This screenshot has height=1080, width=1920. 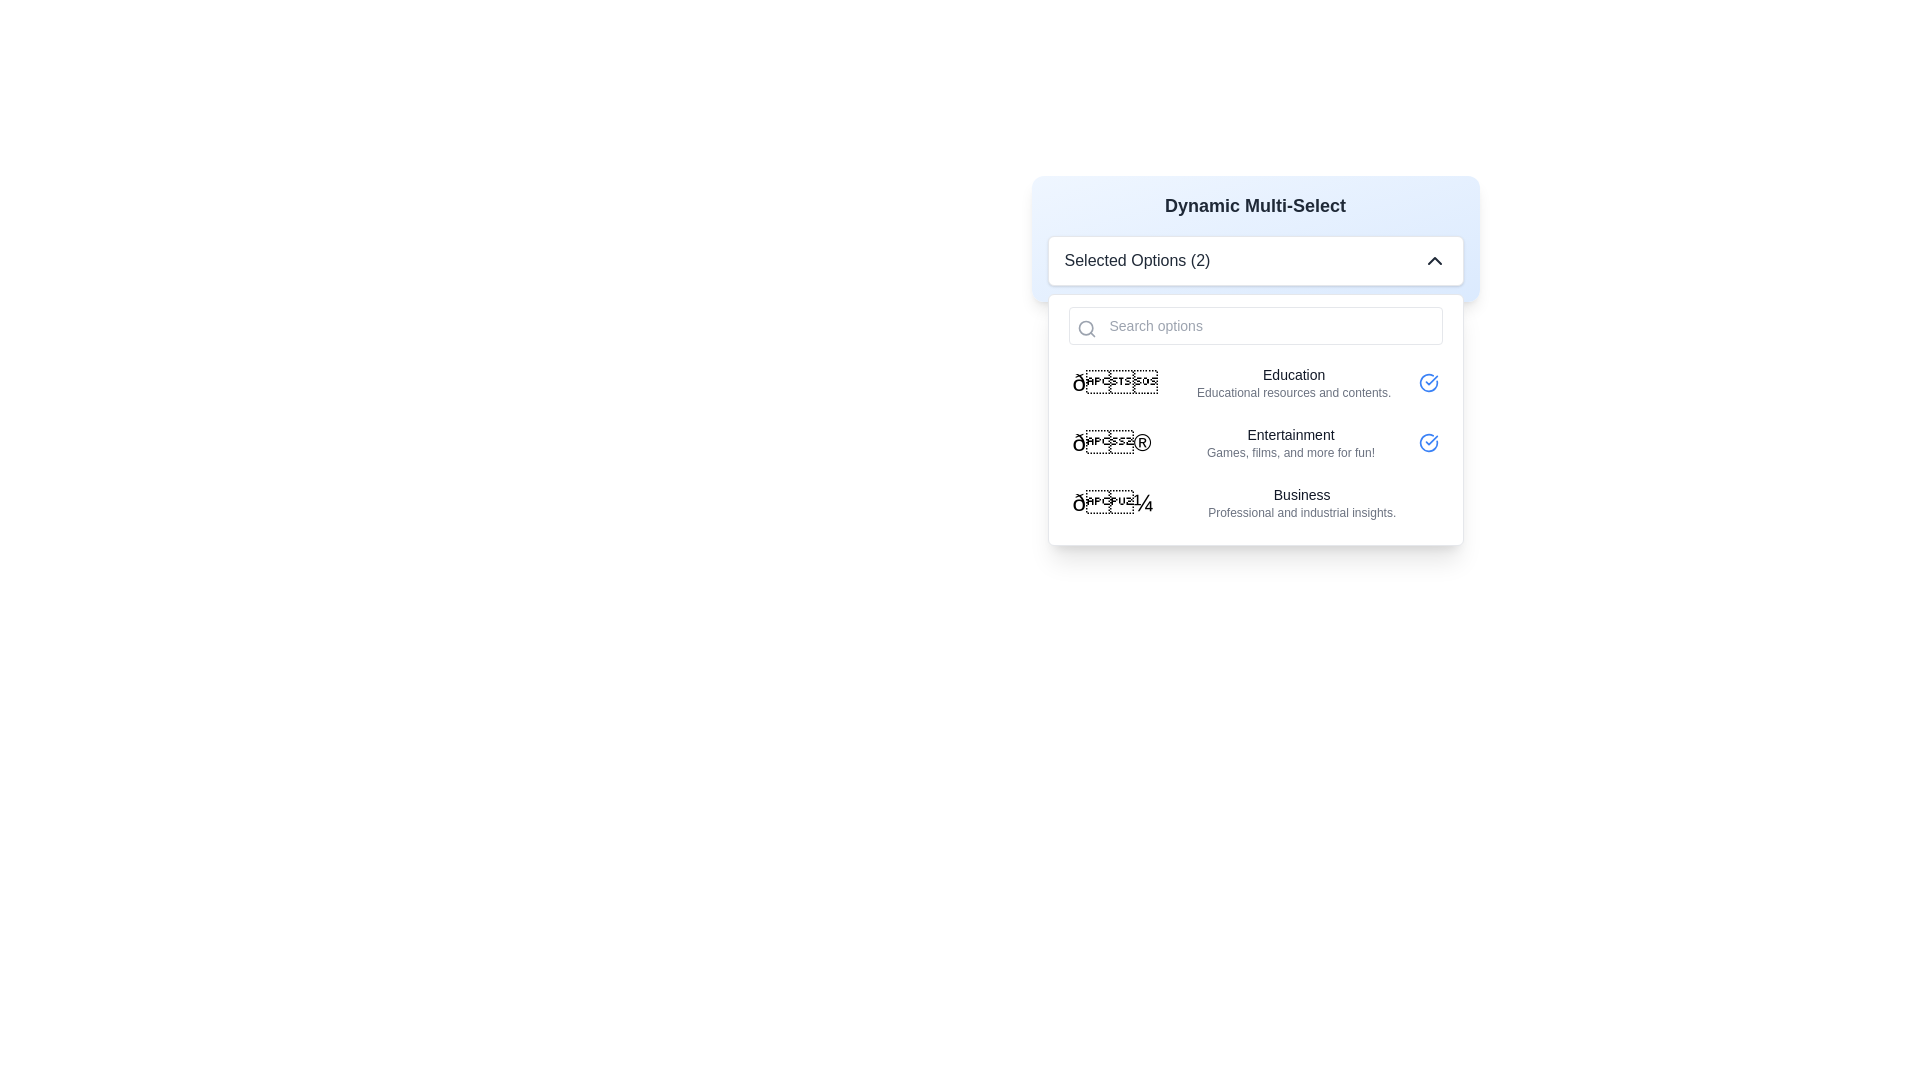 I want to click on the static text label providing additional context to the 'Entertainment' option in the 'Dynamic Multi-Select' dropdown, located below the 'Entertainment' title, so click(x=1291, y=452).